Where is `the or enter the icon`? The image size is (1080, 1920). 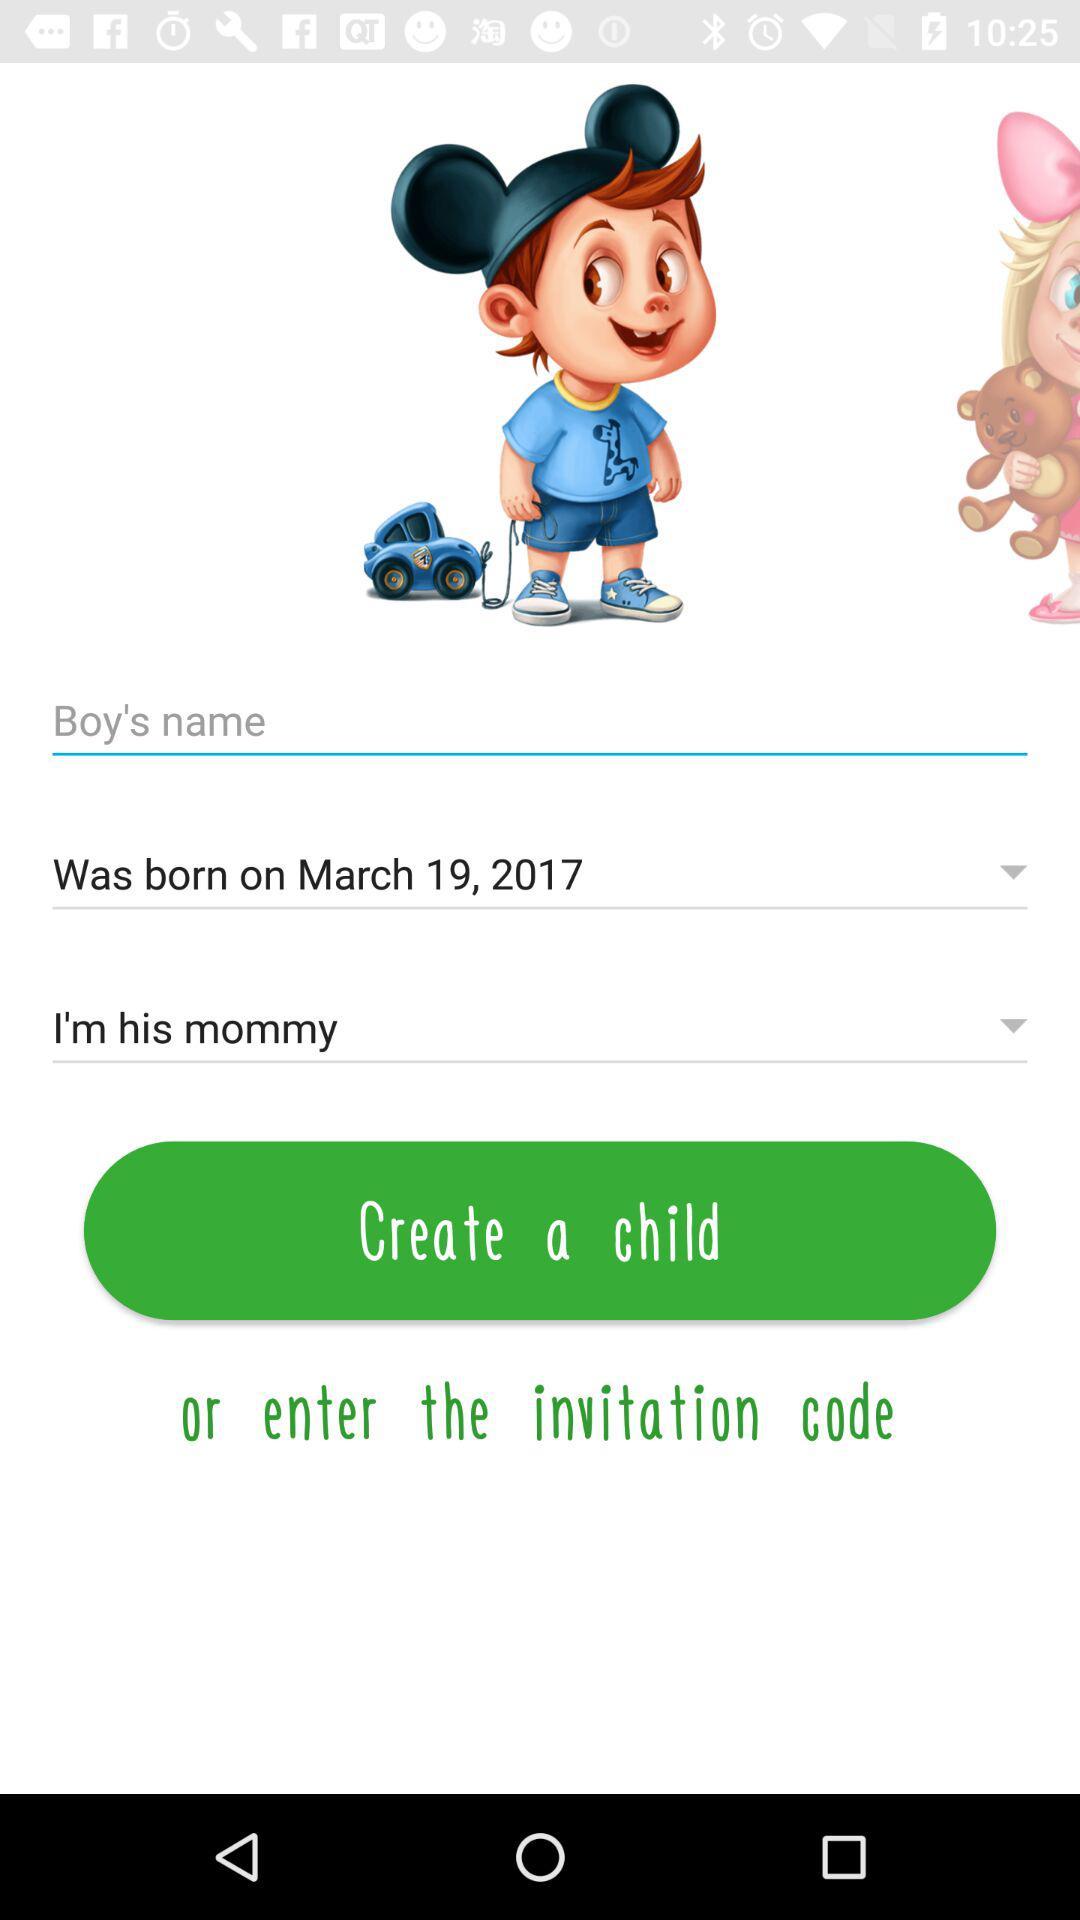 the or enter the icon is located at coordinates (540, 1409).